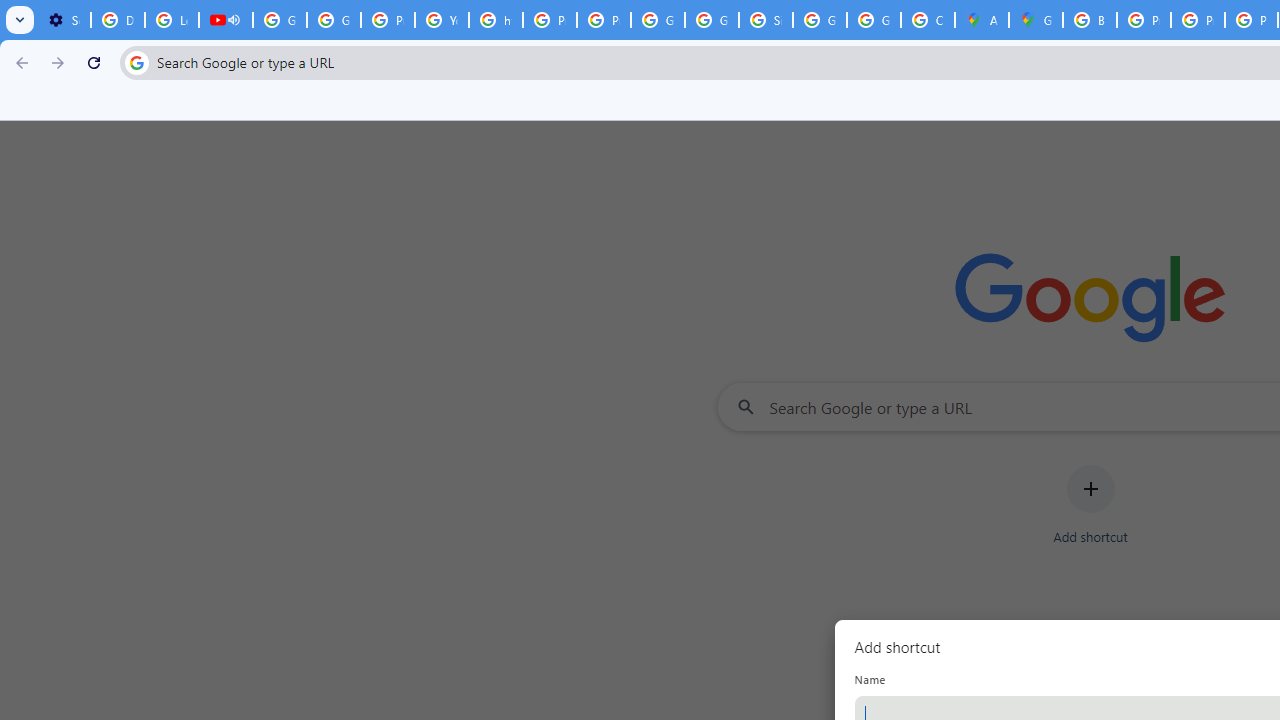 This screenshot has height=720, width=1280. I want to click on 'Blogger Policies and Guidelines - Transparency Center', so click(1088, 20).